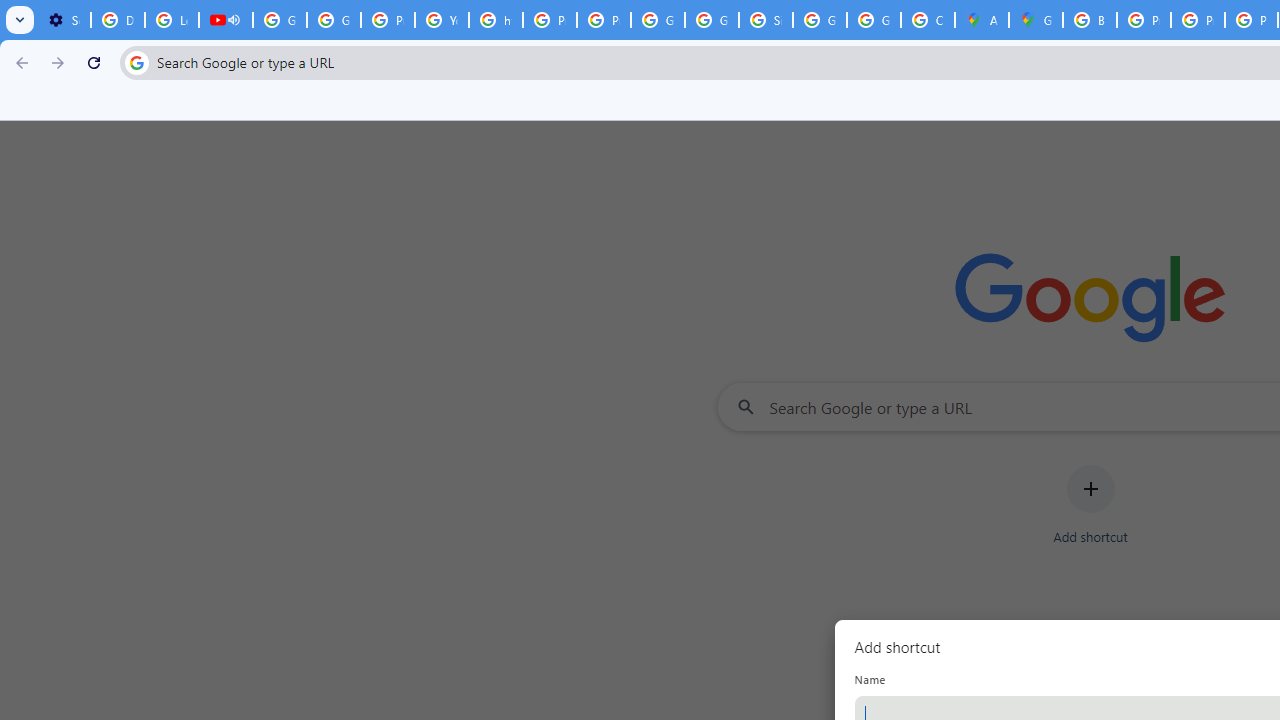 This screenshot has height=720, width=1280. I want to click on 'Blogger Policies and Guidelines - Transparency Center', so click(1088, 20).